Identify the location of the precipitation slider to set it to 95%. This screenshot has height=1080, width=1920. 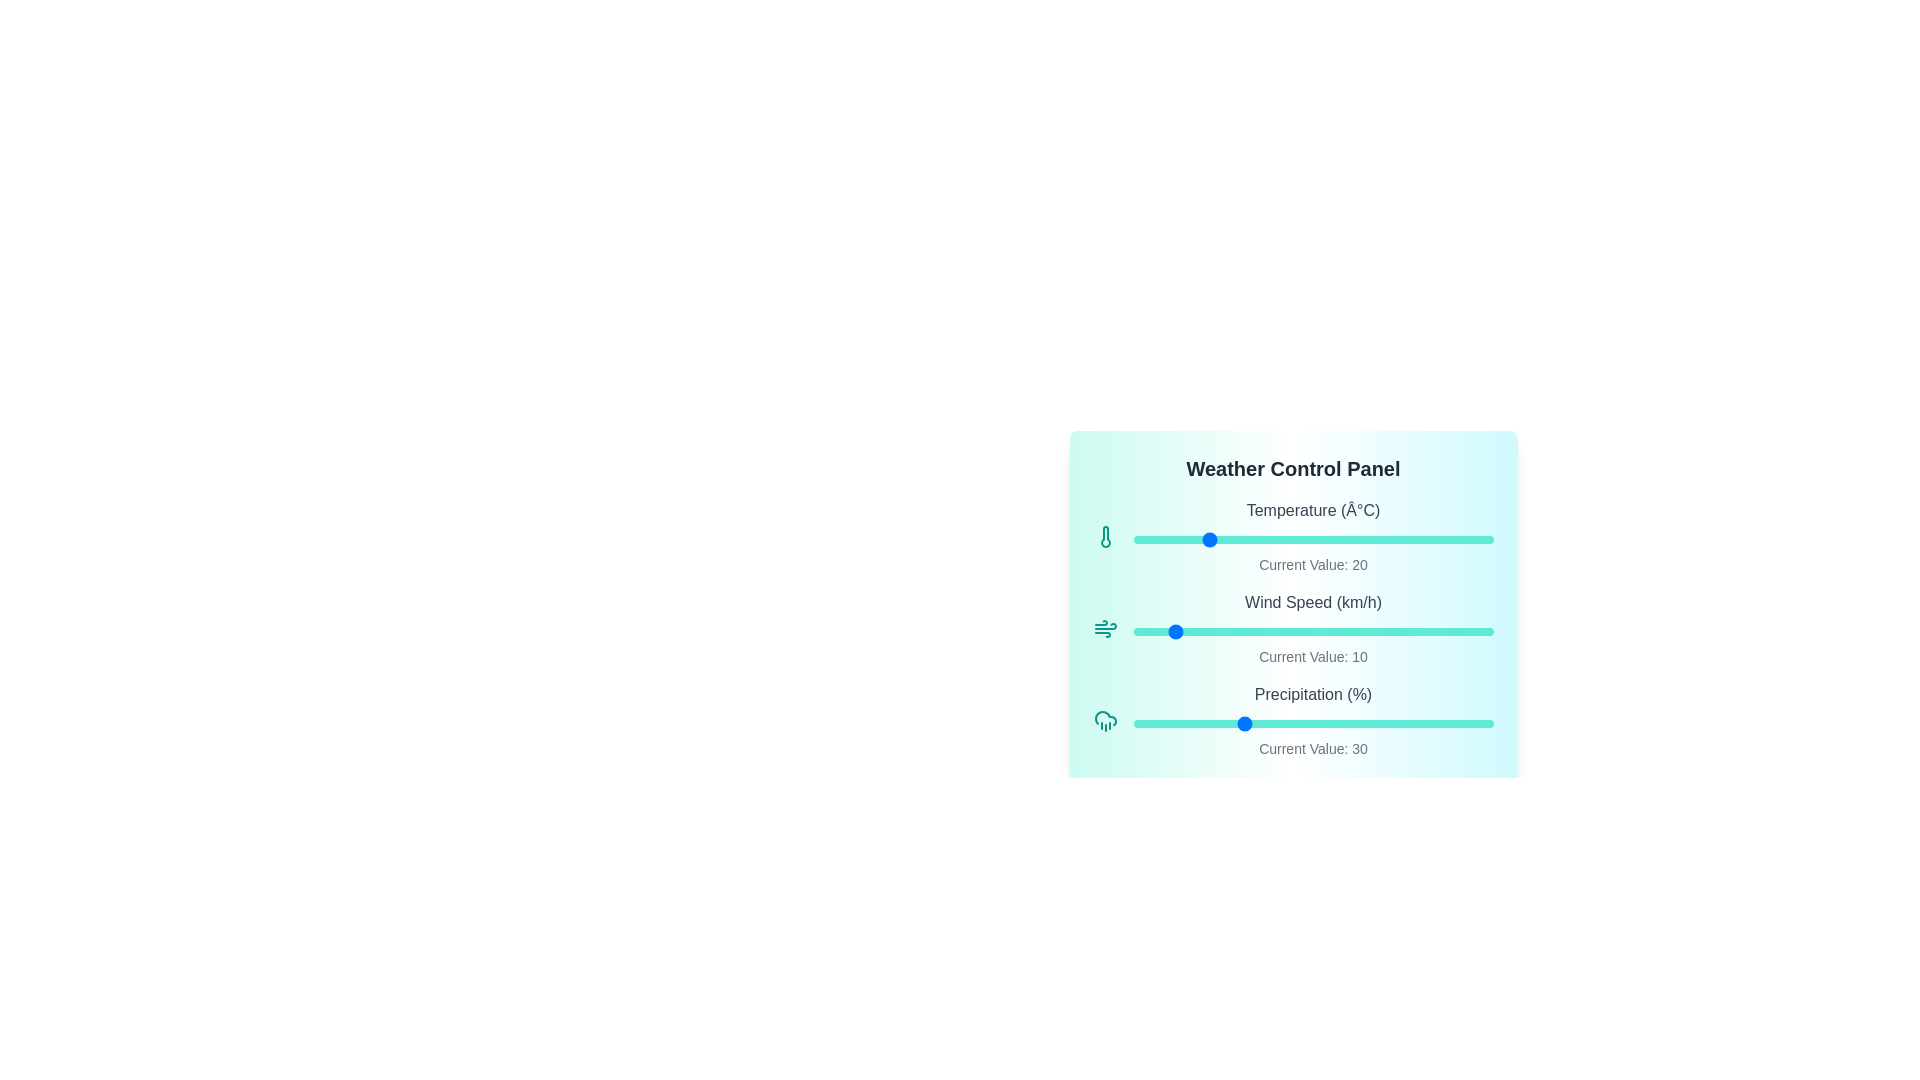
(1475, 724).